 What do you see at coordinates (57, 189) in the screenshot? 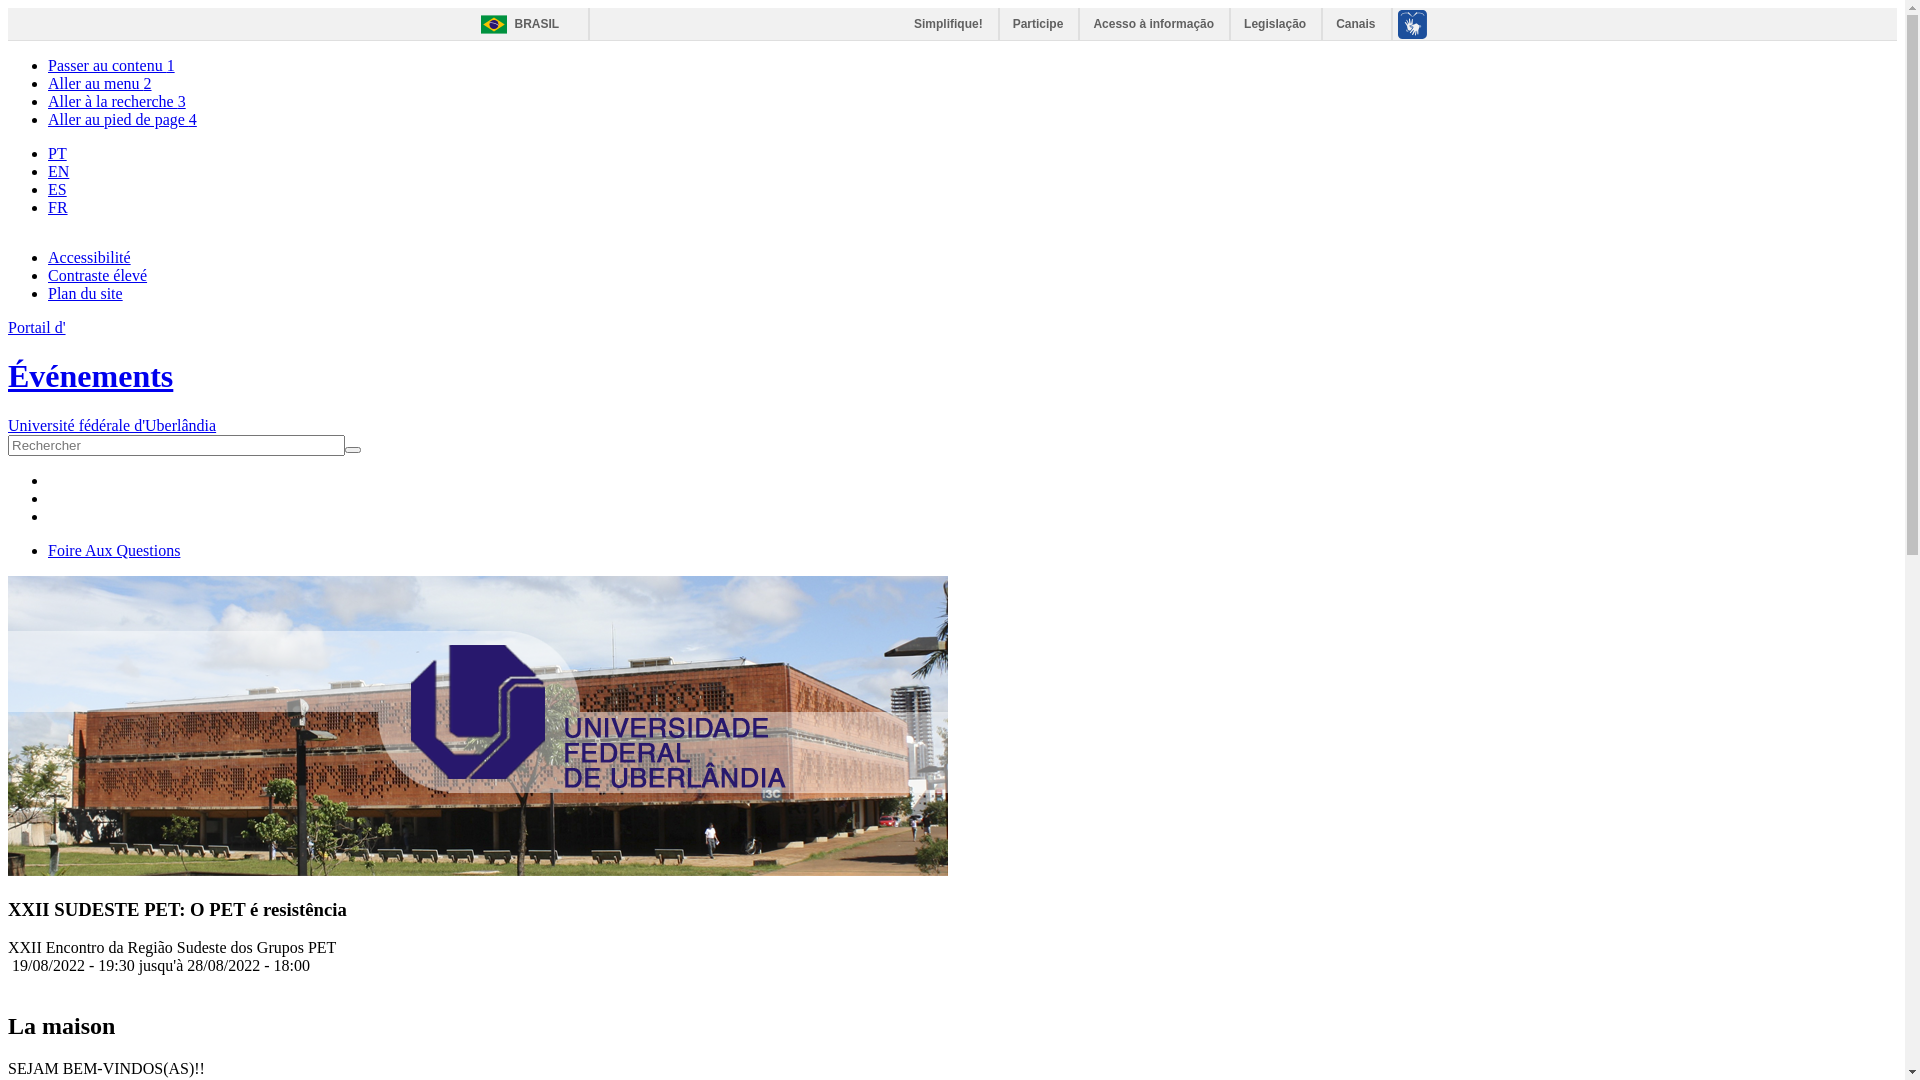
I see `'ES'` at bounding box center [57, 189].